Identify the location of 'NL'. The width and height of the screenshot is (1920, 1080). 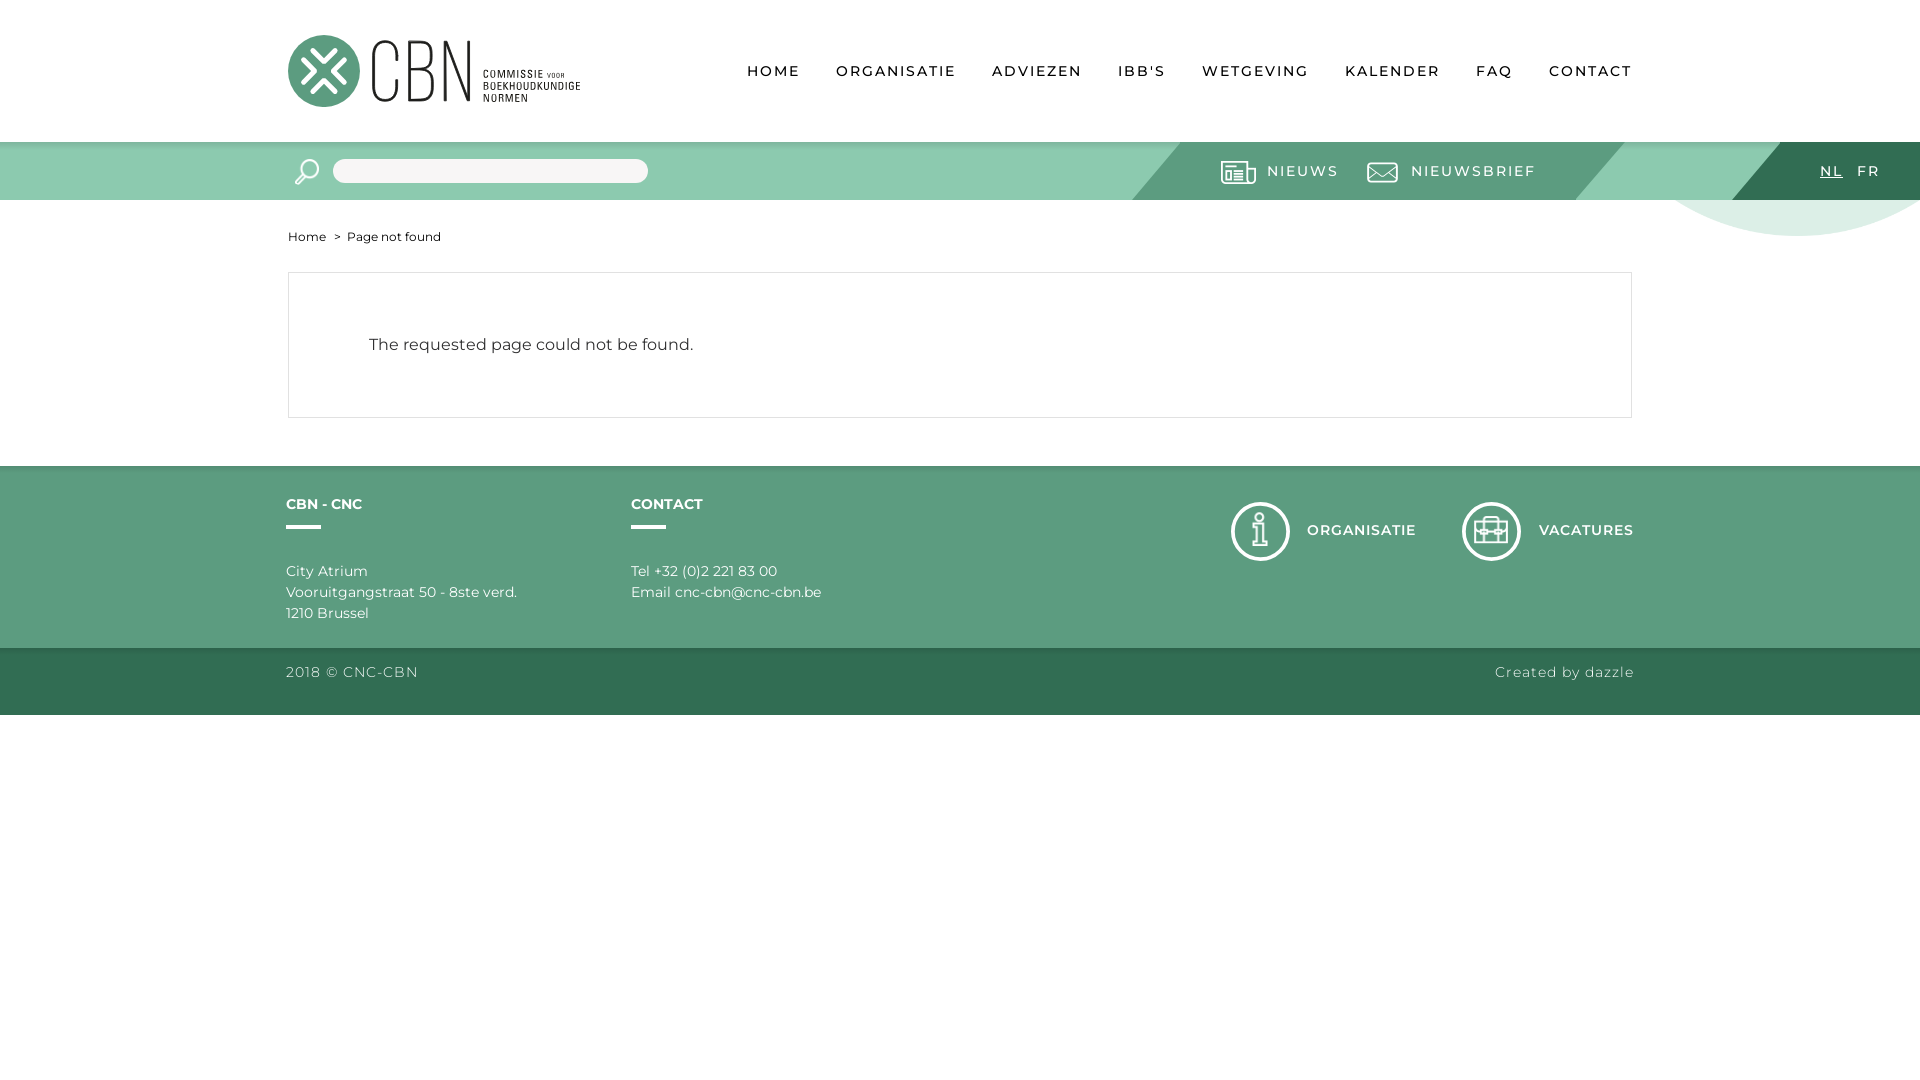
(1831, 169).